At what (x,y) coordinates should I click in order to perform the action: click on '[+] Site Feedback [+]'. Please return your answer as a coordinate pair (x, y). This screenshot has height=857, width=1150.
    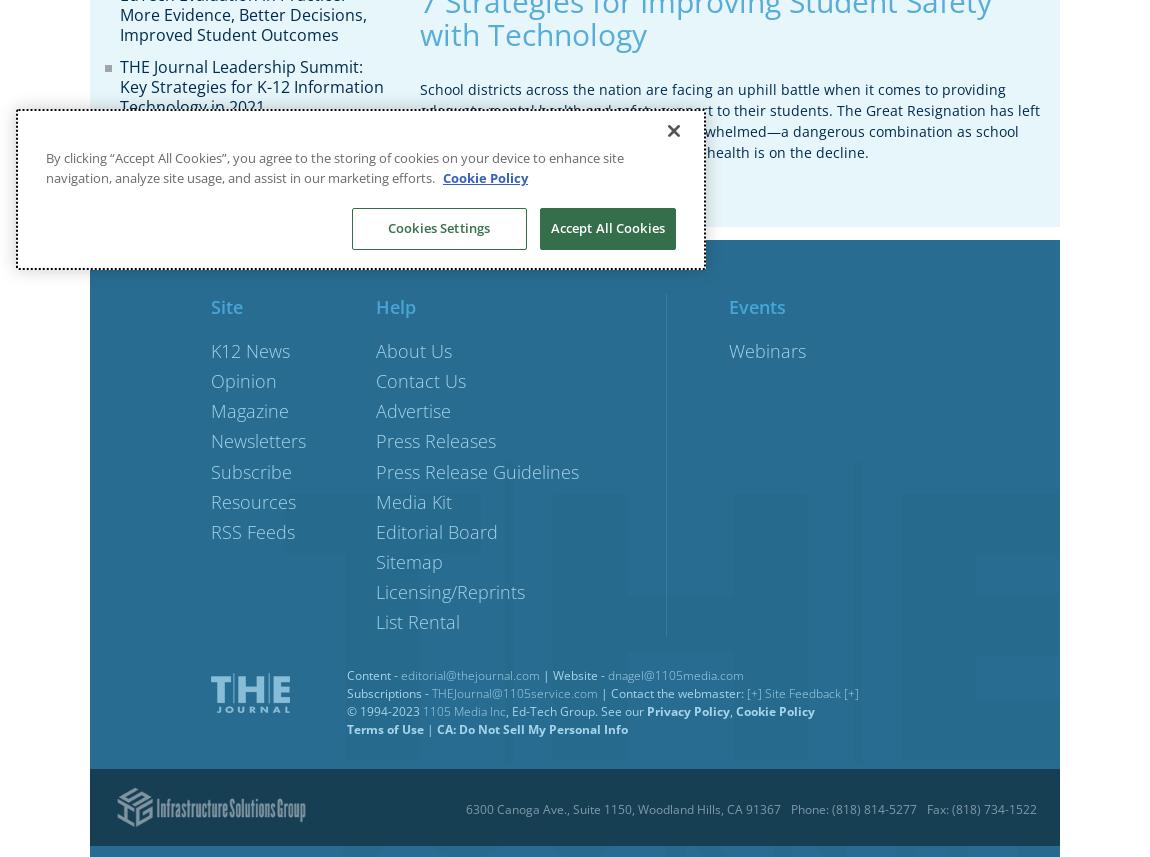
    Looking at the image, I should click on (802, 692).